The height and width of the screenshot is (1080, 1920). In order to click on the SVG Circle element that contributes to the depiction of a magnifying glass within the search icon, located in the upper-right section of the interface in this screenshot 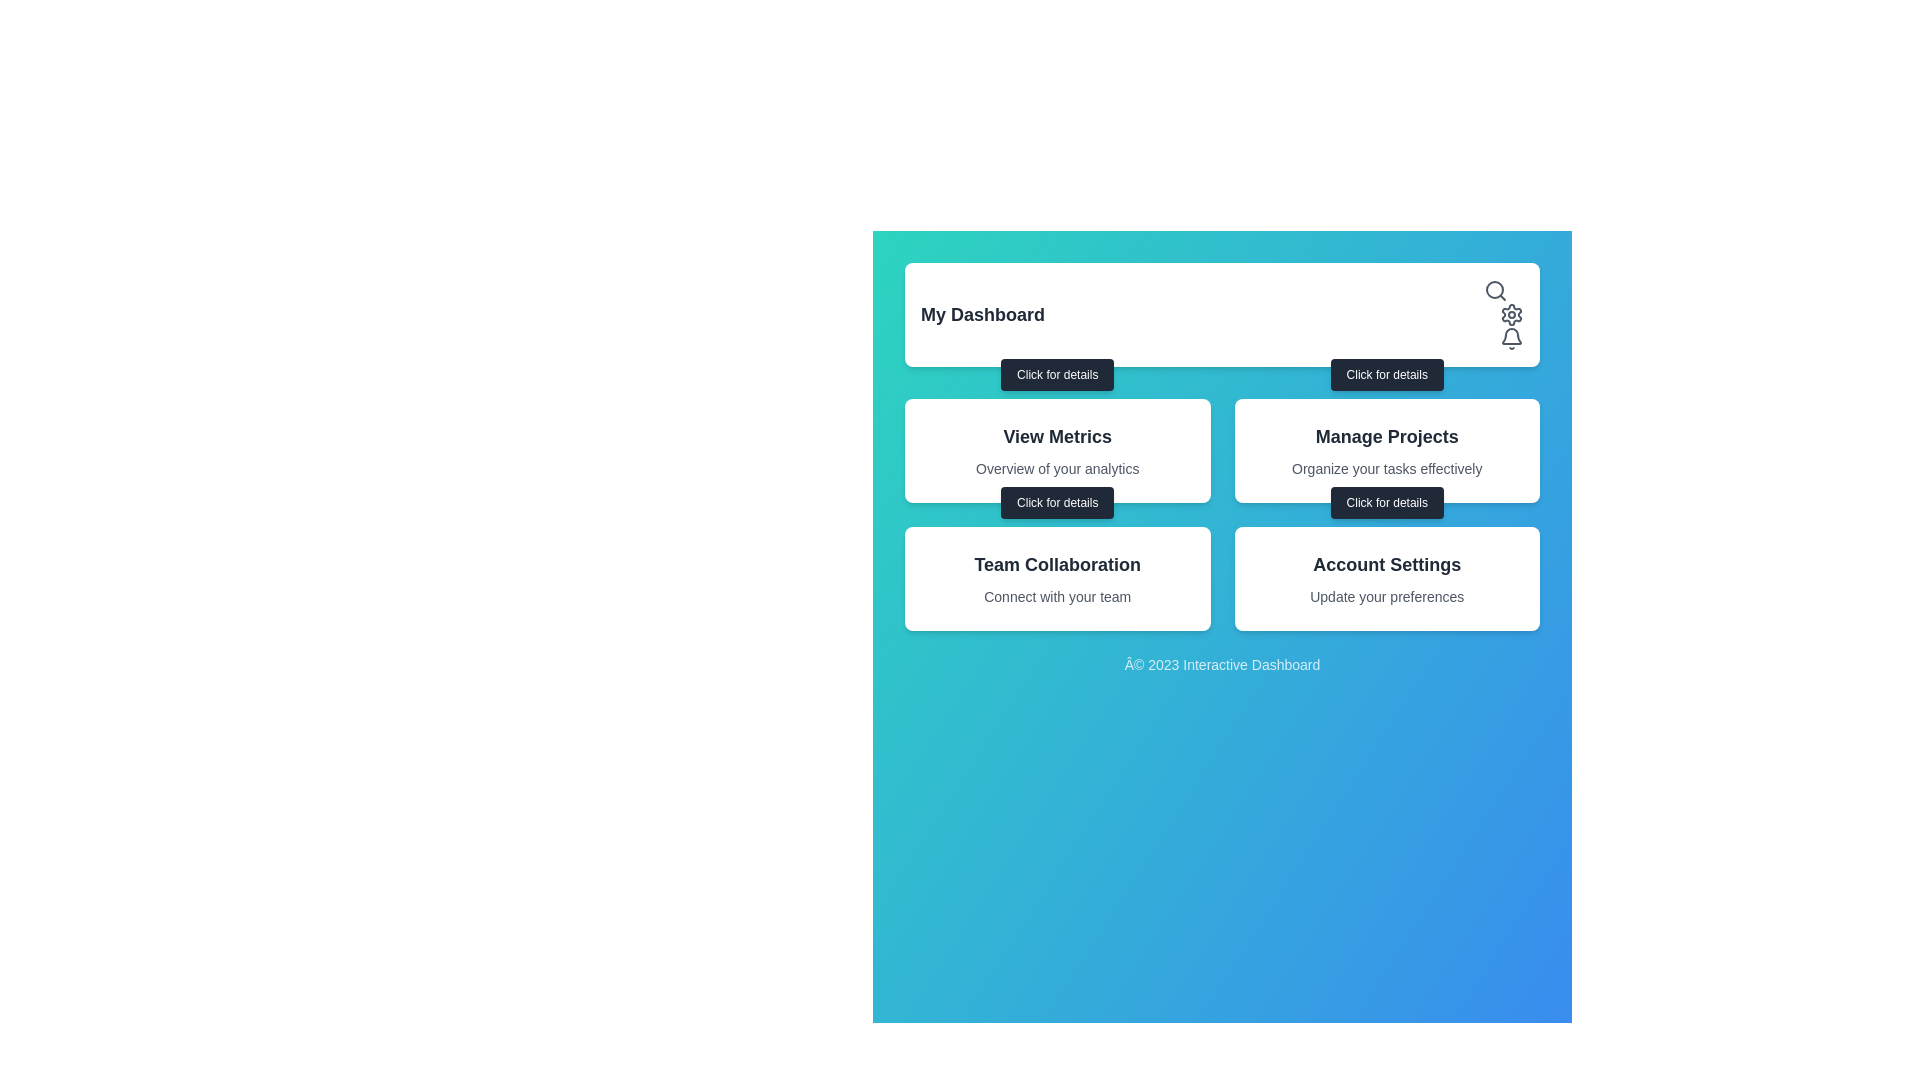, I will do `click(1494, 289)`.